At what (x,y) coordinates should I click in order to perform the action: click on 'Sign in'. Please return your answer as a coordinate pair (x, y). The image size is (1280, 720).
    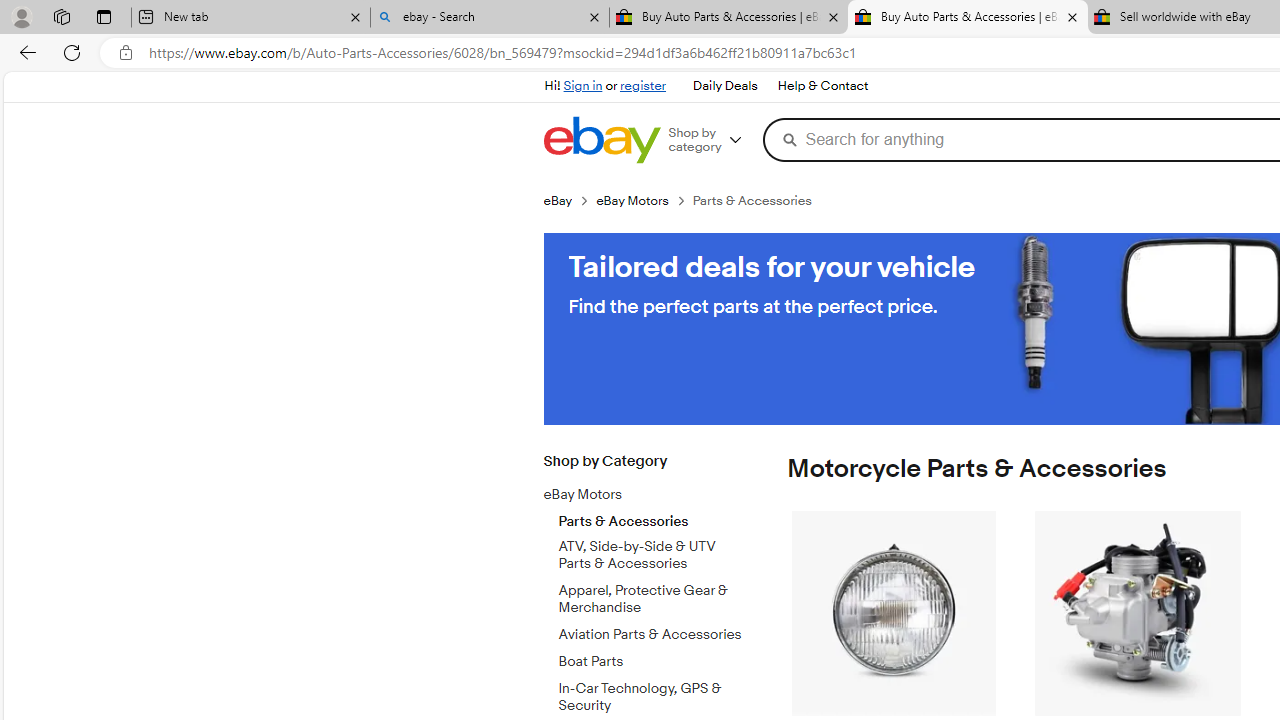
    Looking at the image, I should click on (582, 85).